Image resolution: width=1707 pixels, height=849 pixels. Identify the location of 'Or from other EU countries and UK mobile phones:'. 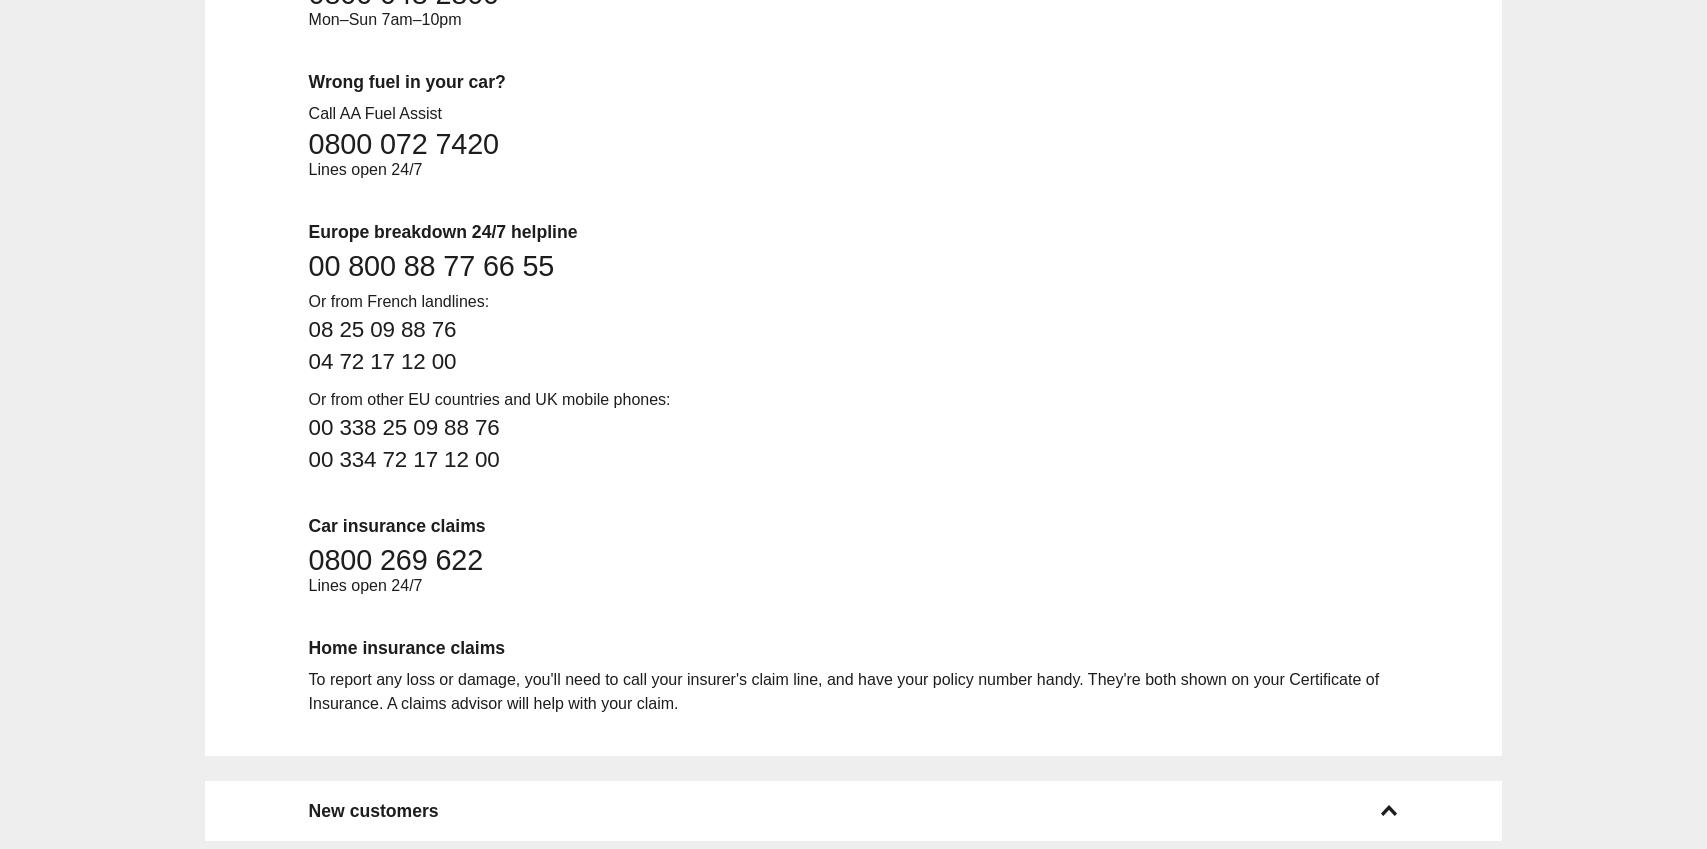
(307, 397).